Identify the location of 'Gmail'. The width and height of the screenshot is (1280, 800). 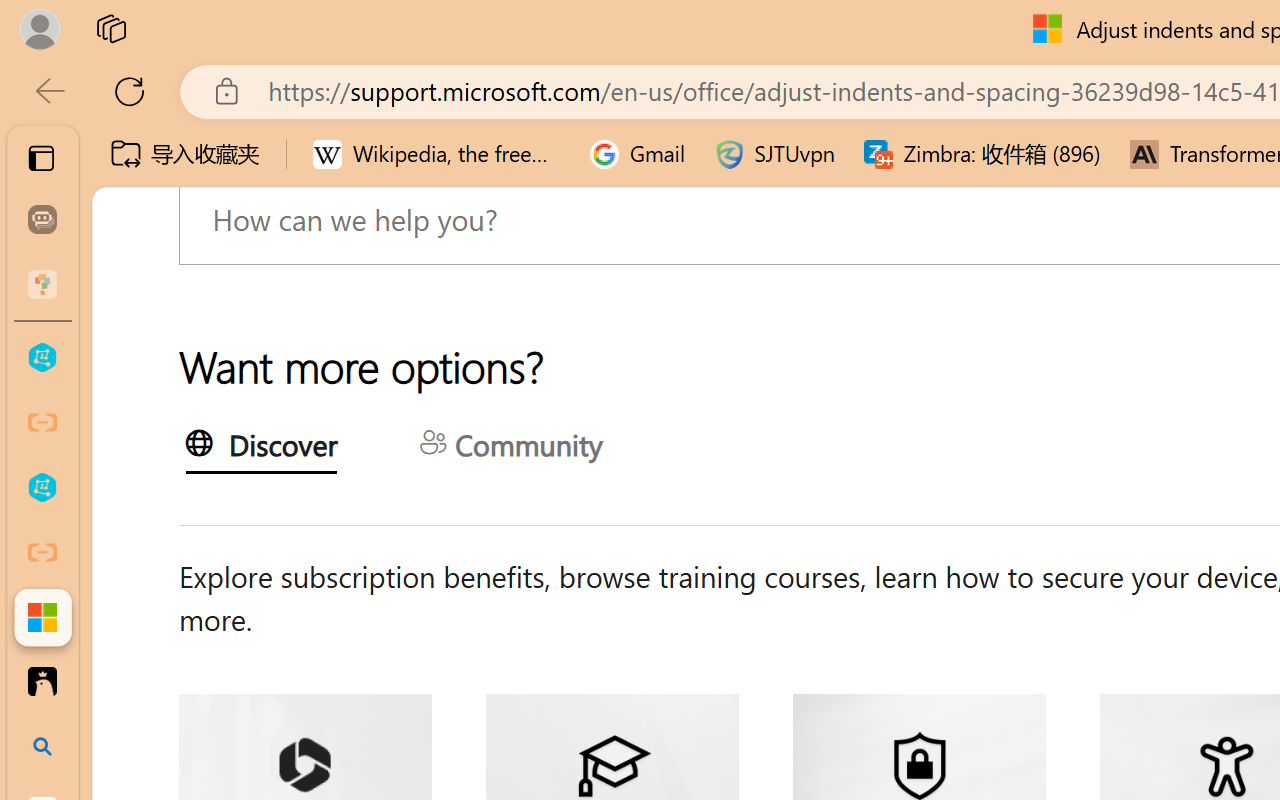
(637, 154).